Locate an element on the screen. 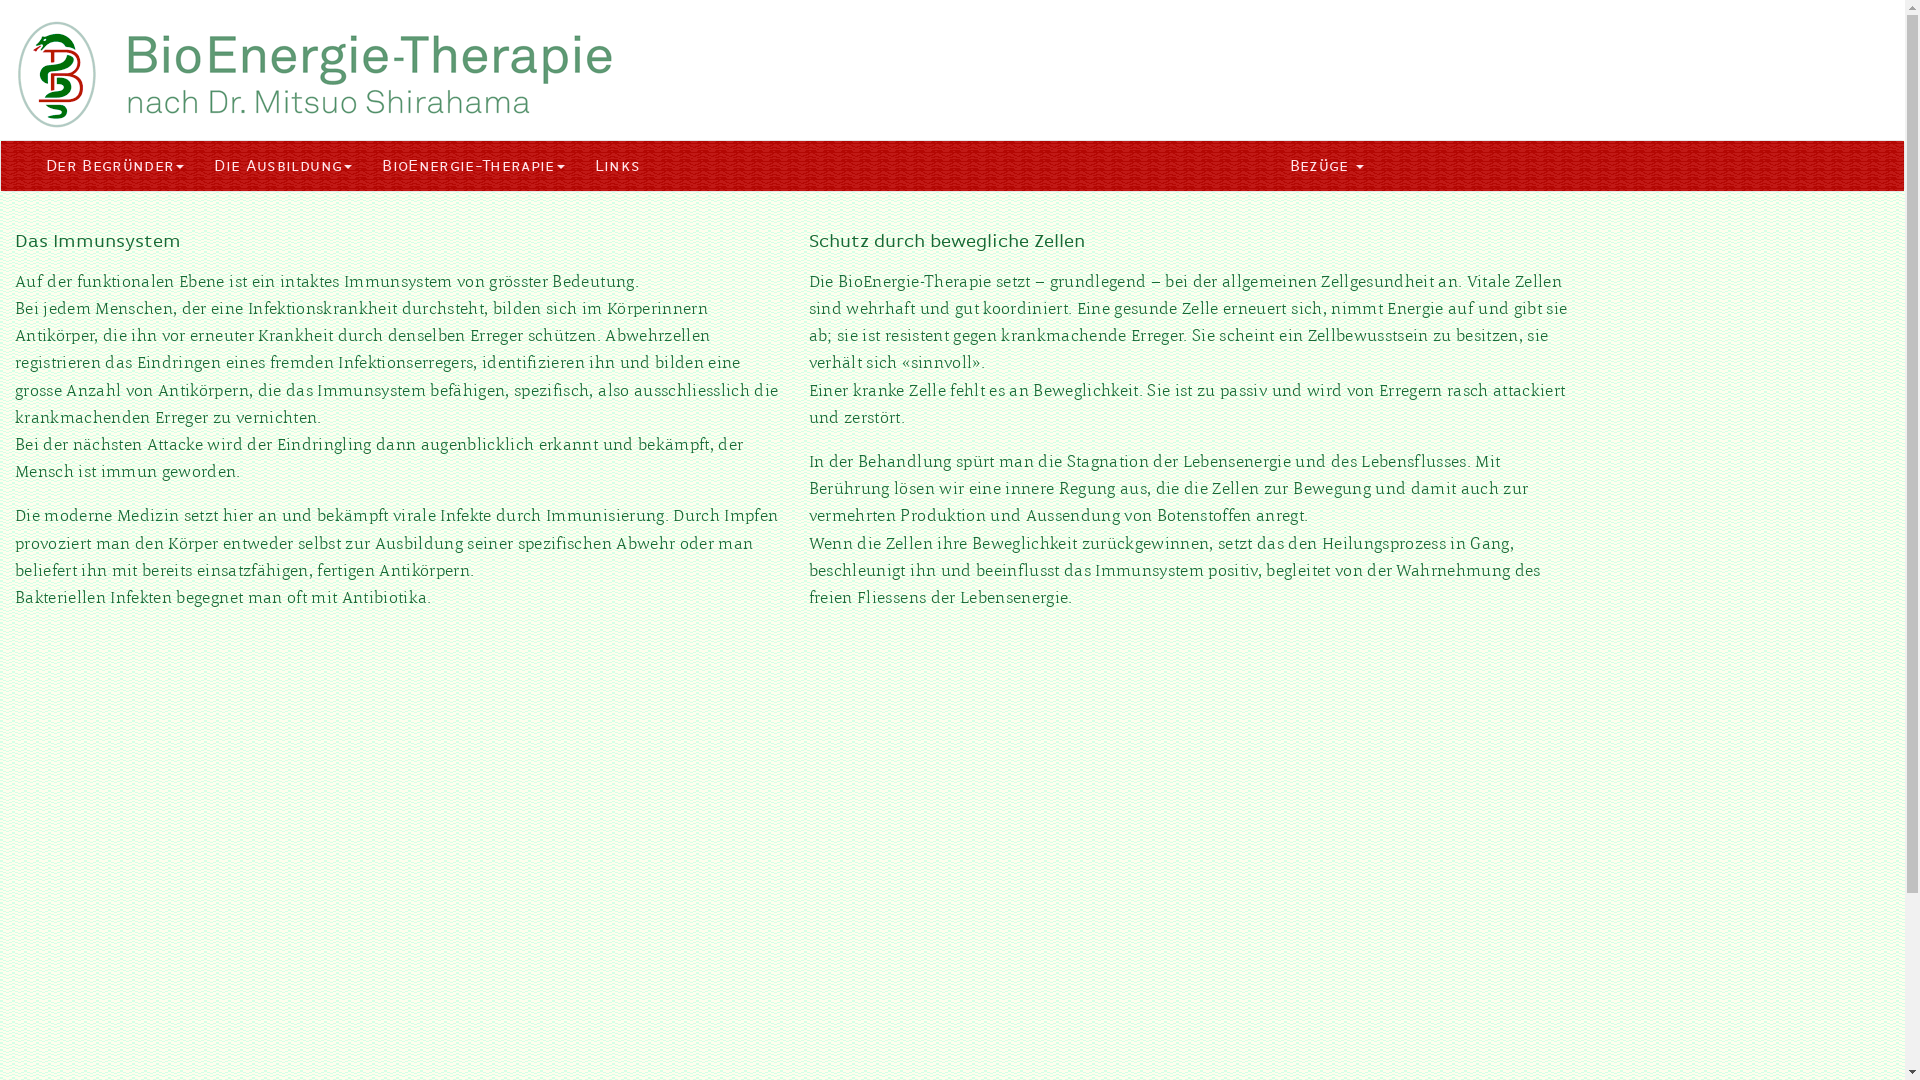  'Links' is located at coordinates (617, 164).